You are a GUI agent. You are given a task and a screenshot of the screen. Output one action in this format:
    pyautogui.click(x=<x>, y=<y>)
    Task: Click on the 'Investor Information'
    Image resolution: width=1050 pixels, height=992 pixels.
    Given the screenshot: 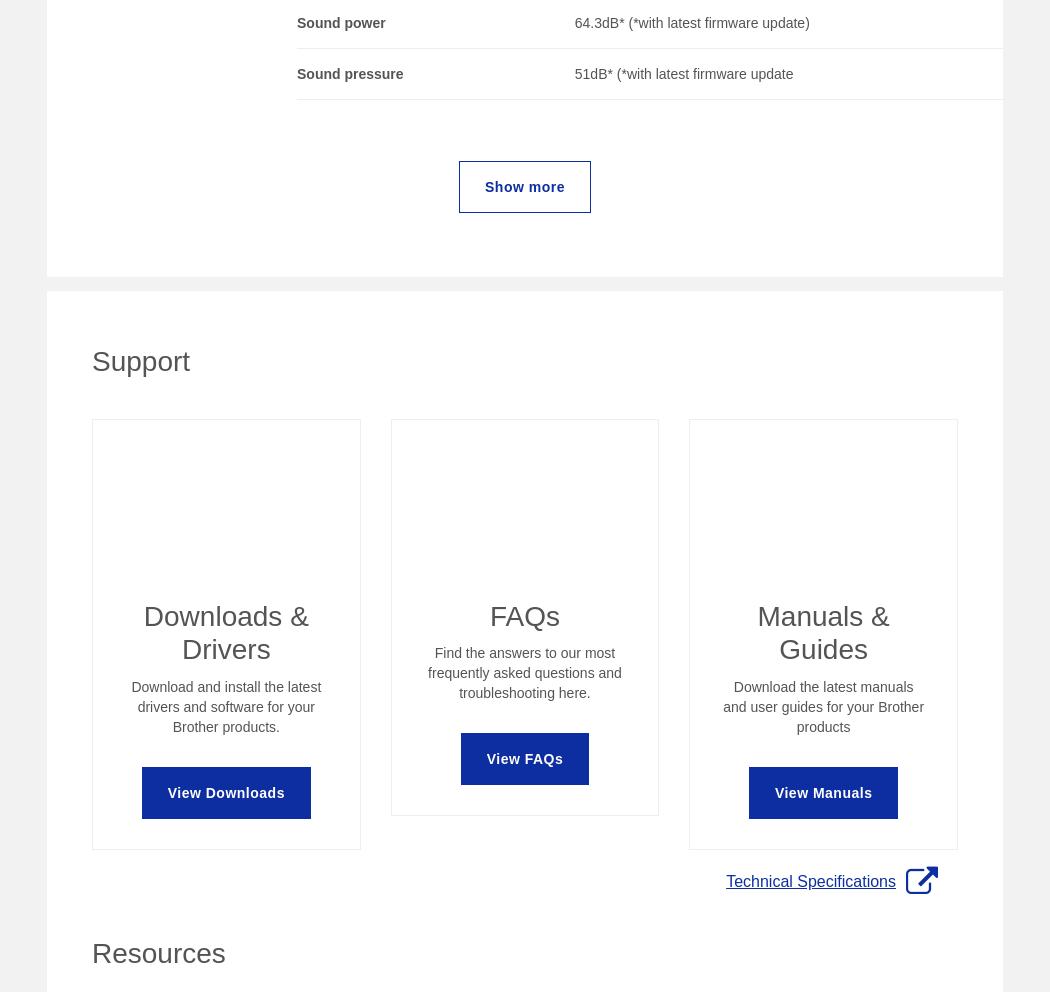 What is the action you would take?
    pyautogui.click(x=462, y=630)
    